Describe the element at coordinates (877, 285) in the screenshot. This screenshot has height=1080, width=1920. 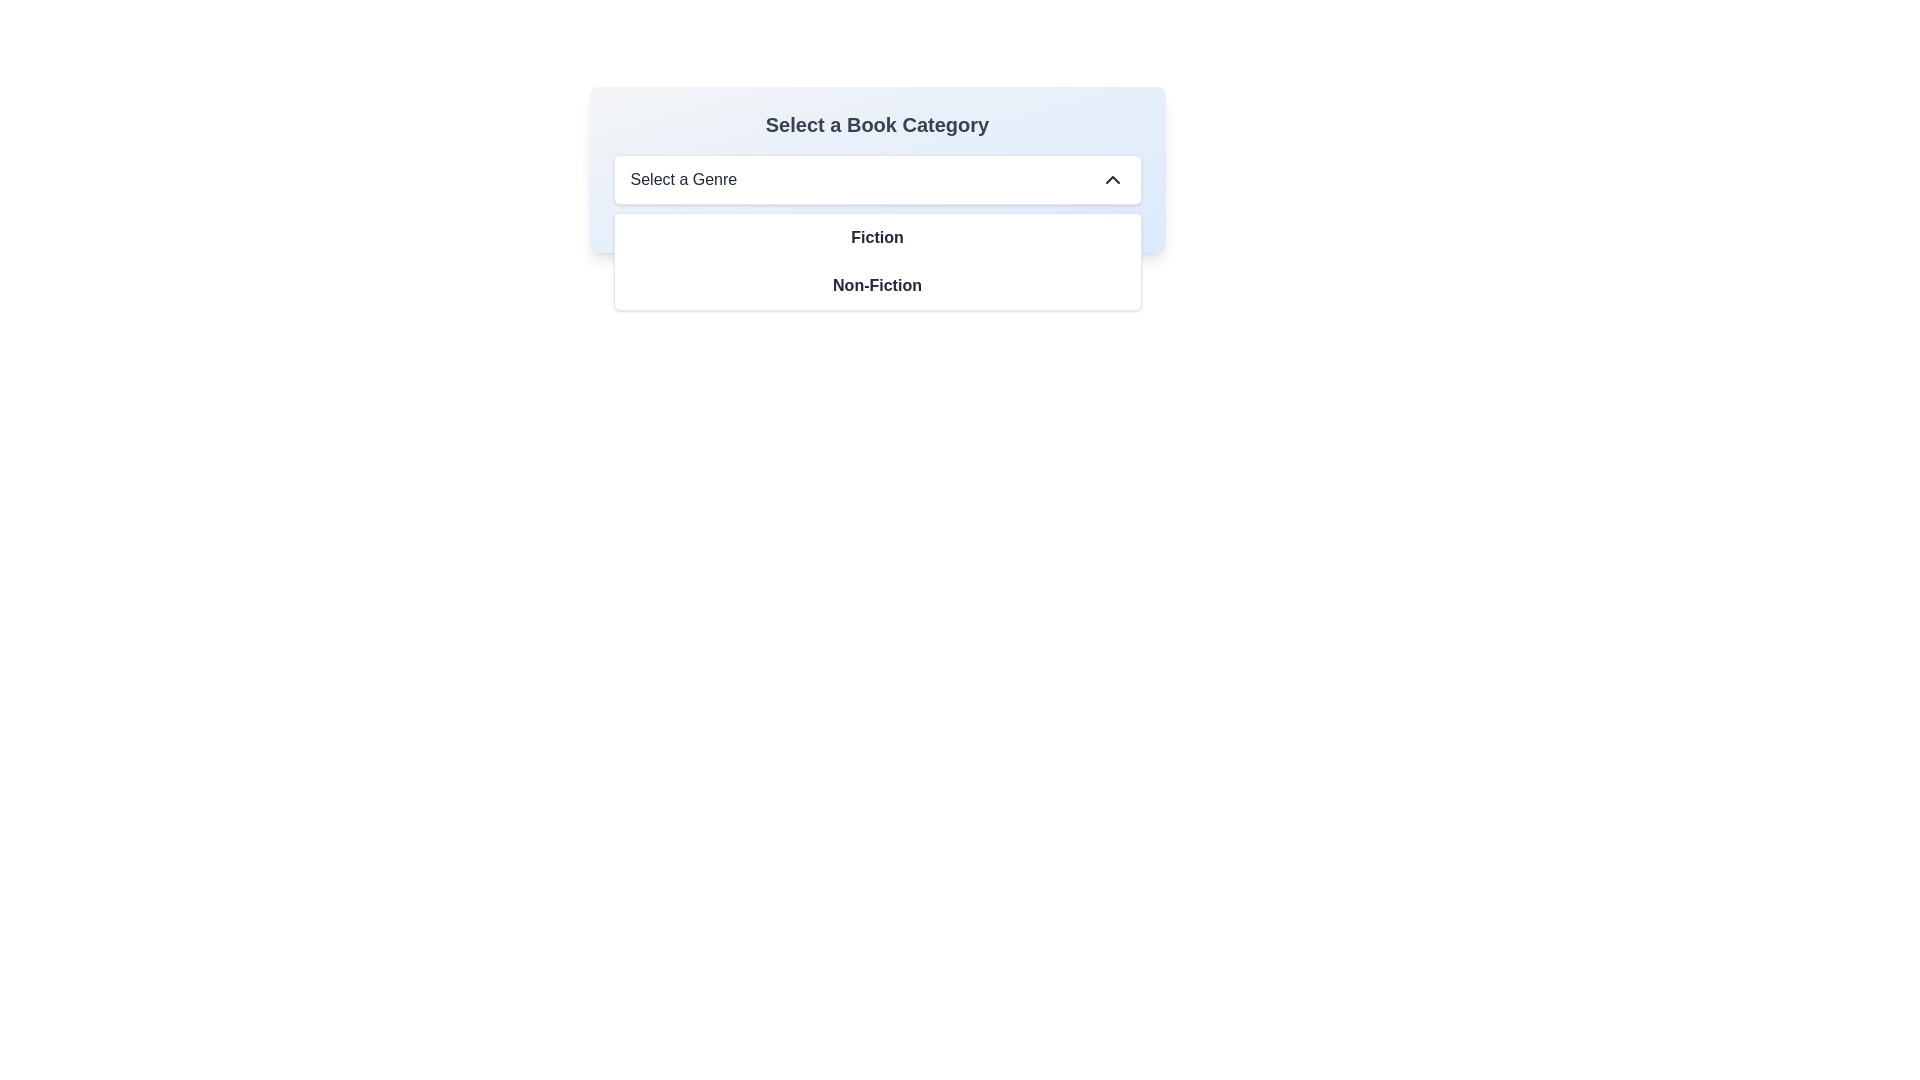
I see `the 'Non-Fiction' option in the dropdown menu` at that location.